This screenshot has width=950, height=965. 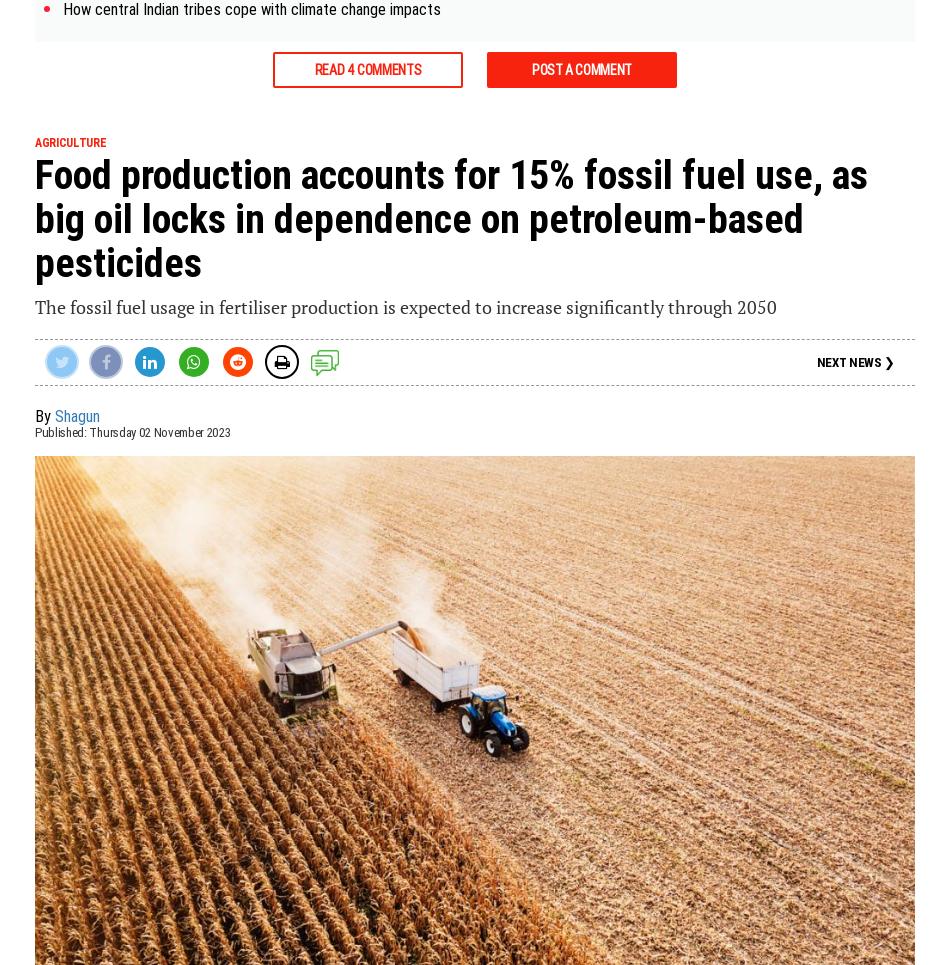 I want to click on 'Published: Thursday 02 November 2023', so click(x=132, y=432).